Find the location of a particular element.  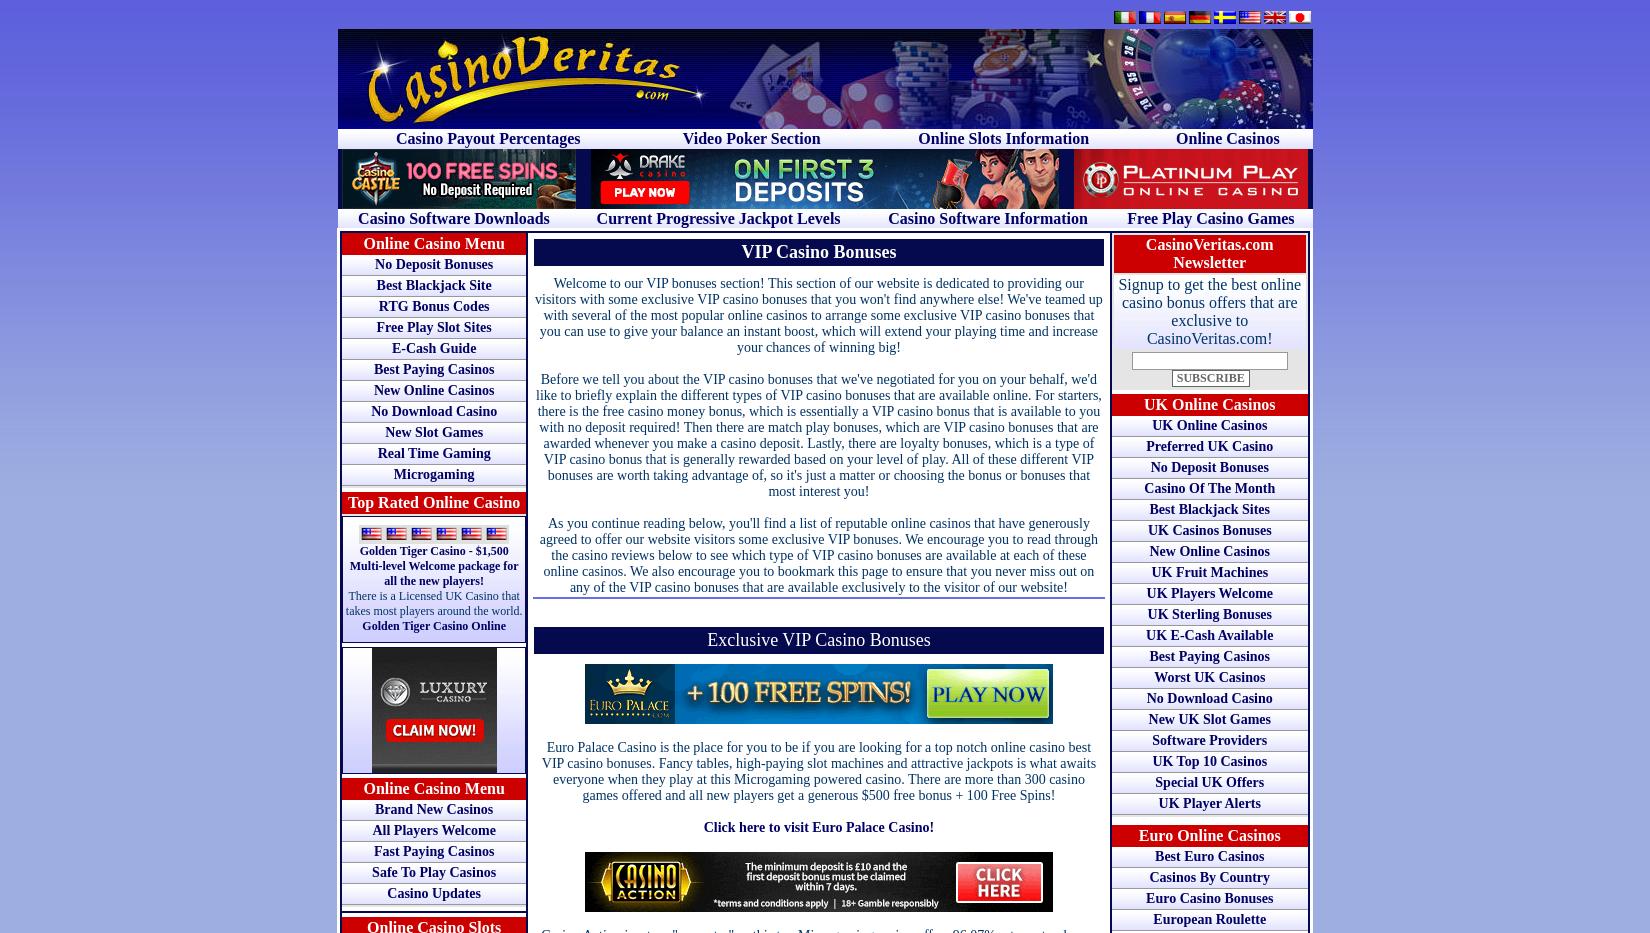

'No
          Download Casino' is located at coordinates (370, 411).